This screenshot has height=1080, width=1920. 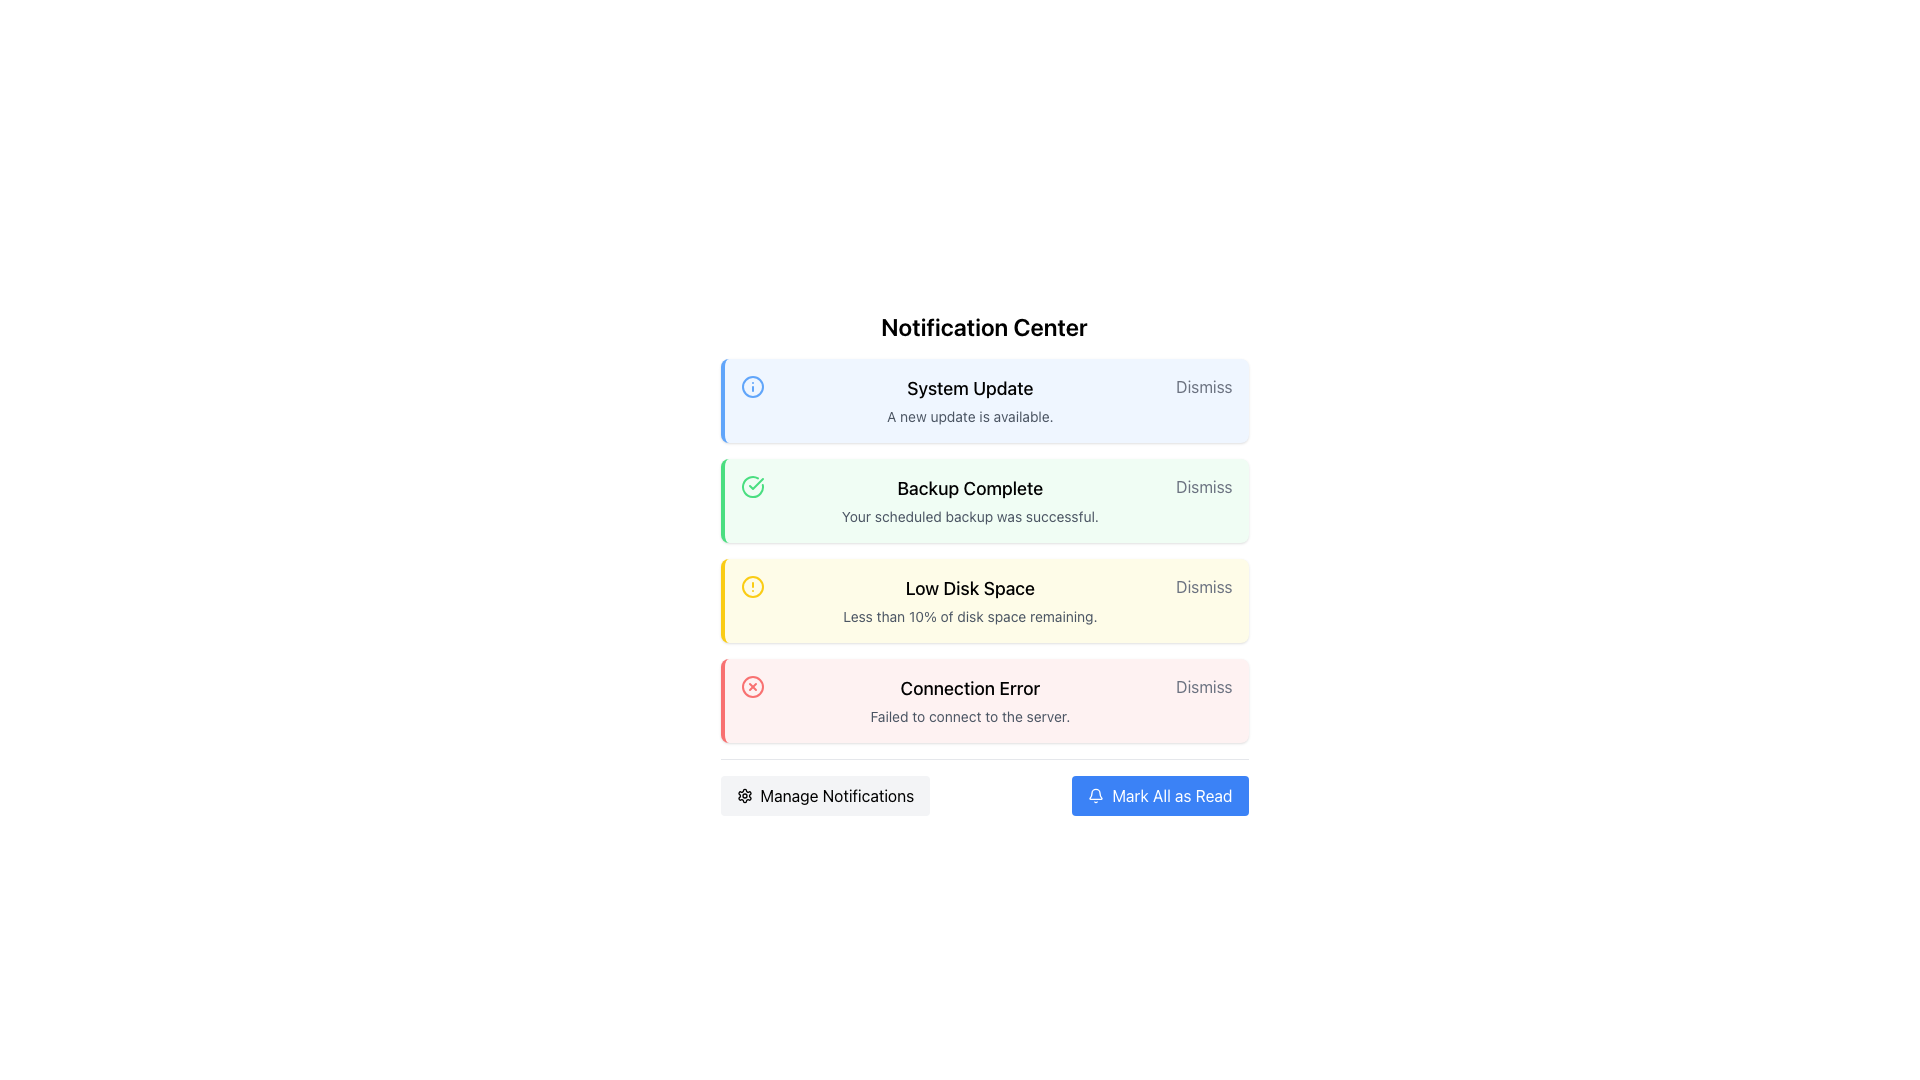 What do you see at coordinates (751, 685) in the screenshot?
I see `the error notification icon located to the left of the 'Connection Error' text in the bottom-most notification card` at bounding box center [751, 685].